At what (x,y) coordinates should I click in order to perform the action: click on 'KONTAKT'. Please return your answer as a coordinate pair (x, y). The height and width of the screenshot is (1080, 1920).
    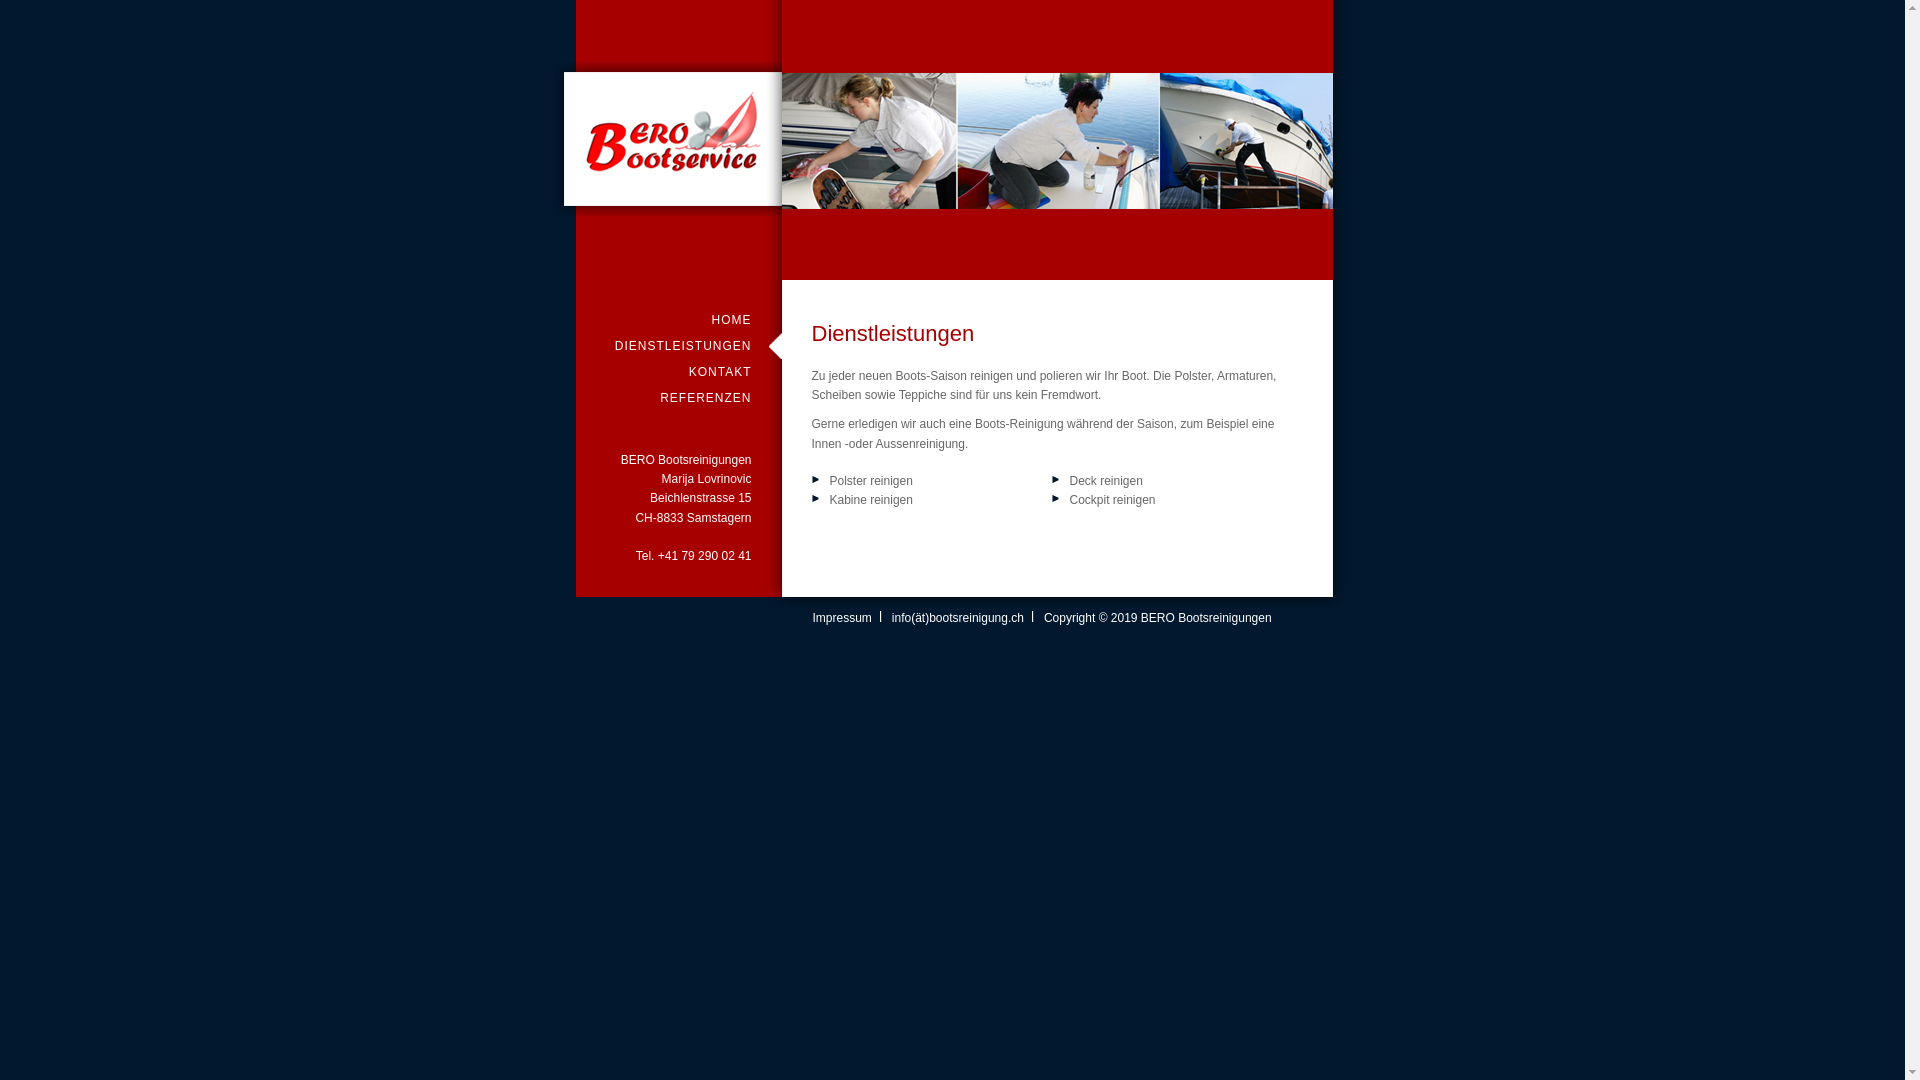
    Looking at the image, I should click on (678, 371).